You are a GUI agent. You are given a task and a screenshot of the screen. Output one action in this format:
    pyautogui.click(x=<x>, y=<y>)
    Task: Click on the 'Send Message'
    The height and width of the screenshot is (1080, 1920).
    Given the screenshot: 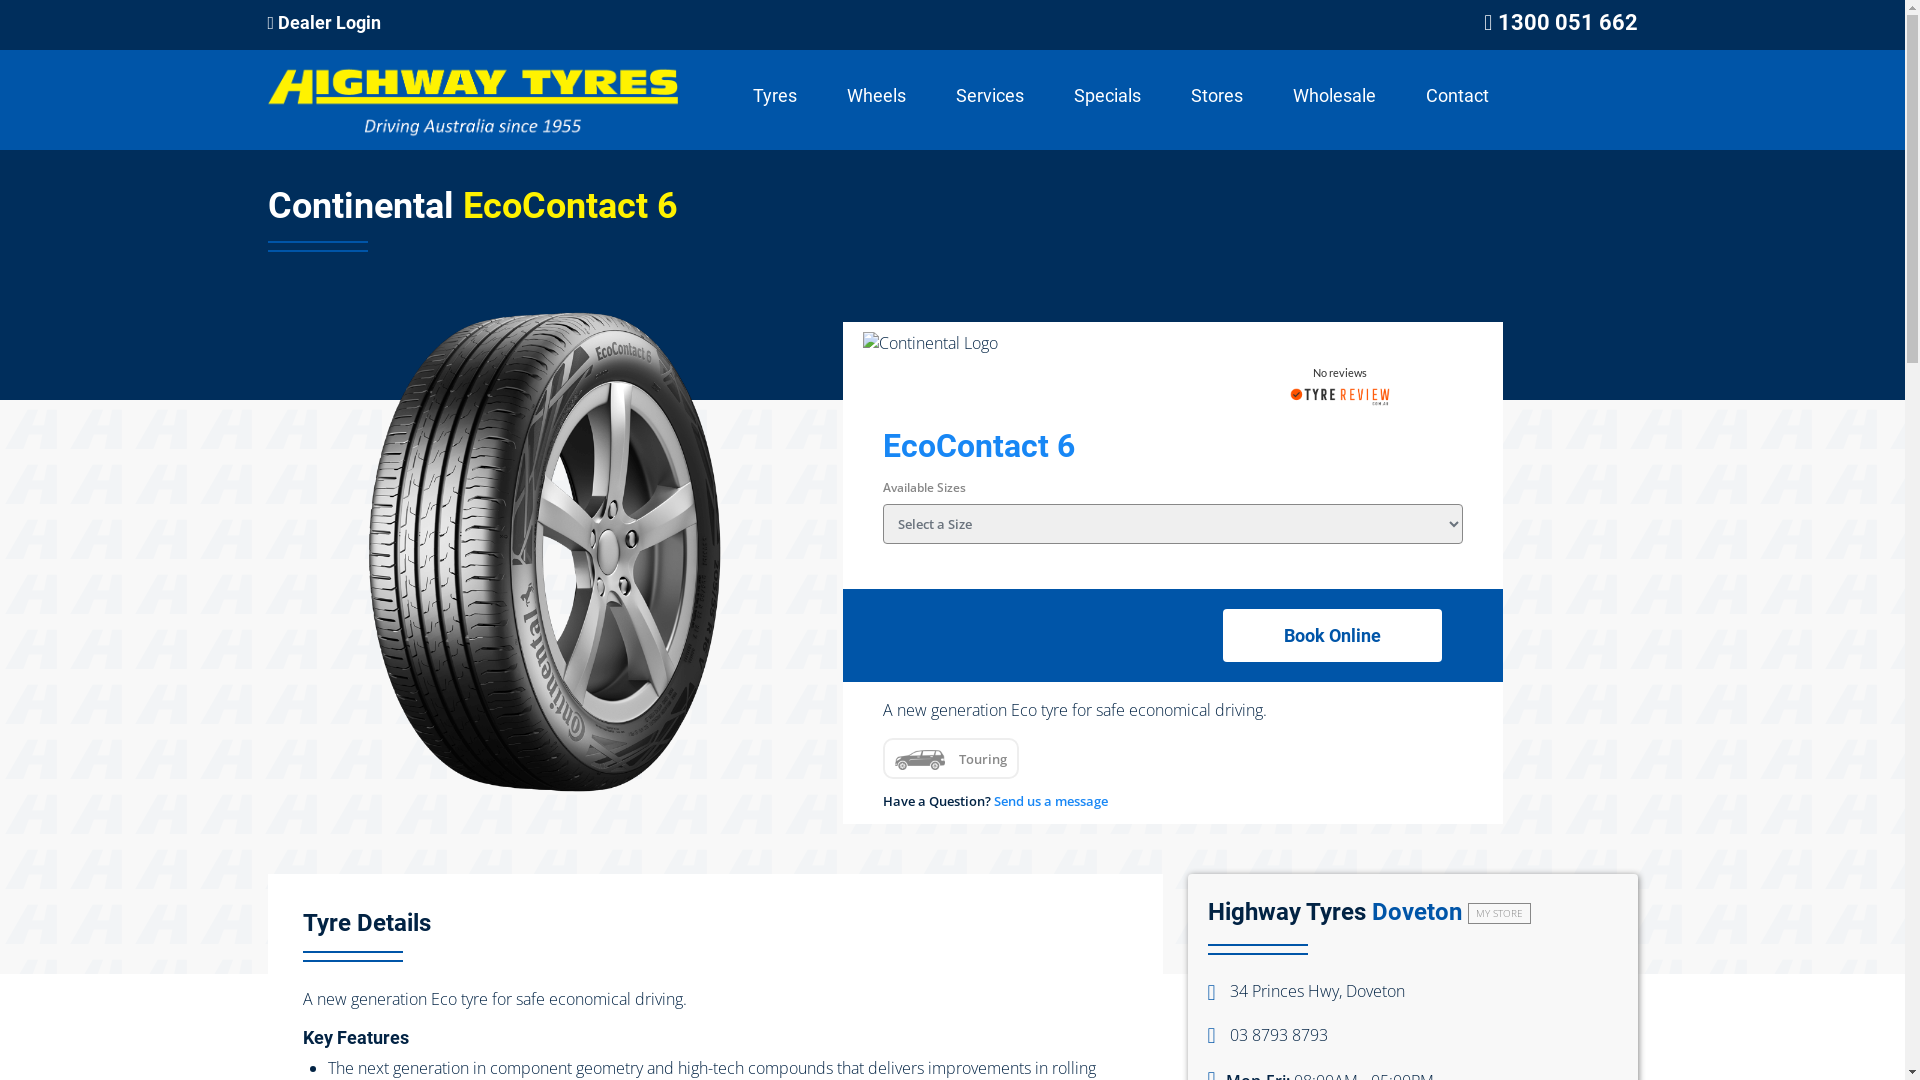 What is the action you would take?
    pyautogui.click(x=952, y=794)
    